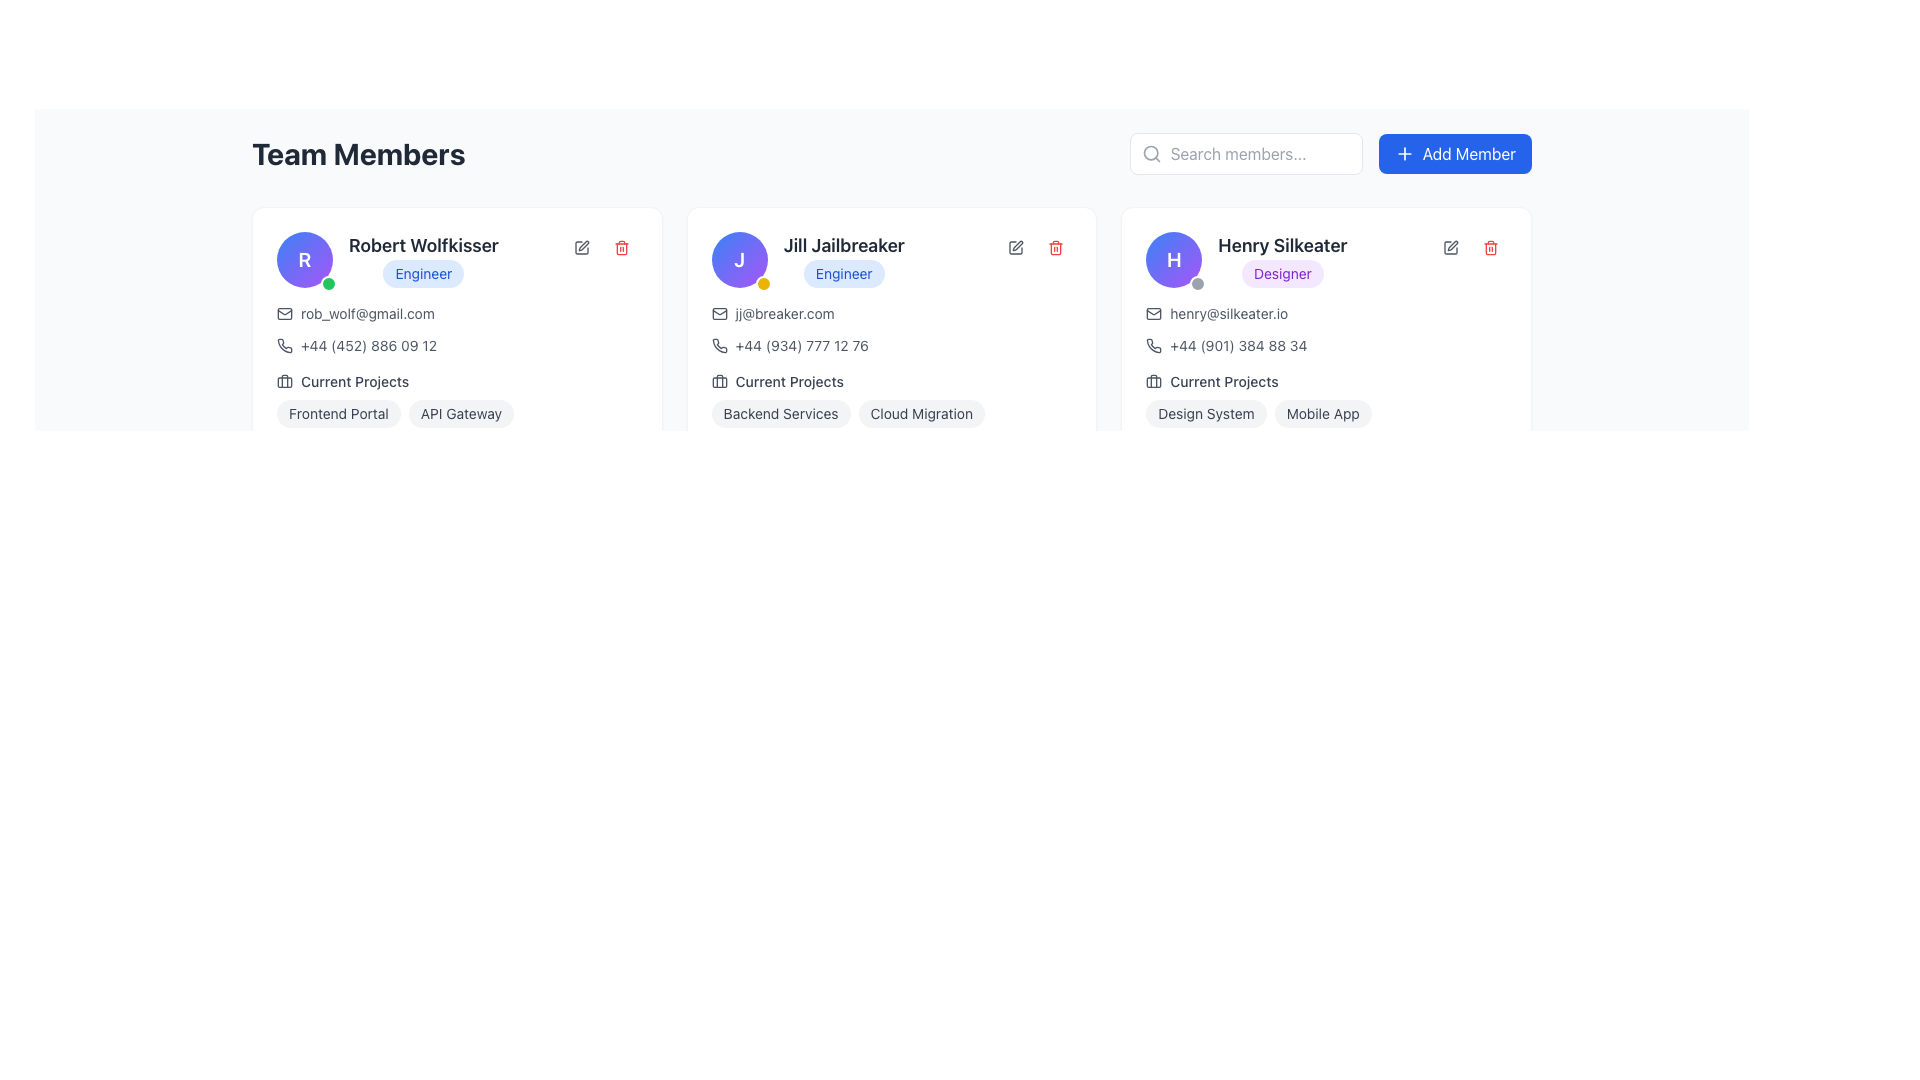 The height and width of the screenshot is (1080, 1920). What do you see at coordinates (891, 400) in the screenshot?
I see `text in the 'Current Projects' section, which includes the tags 'Backend Services' and 'Cloud Migration'` at bounding box center [891, 400].